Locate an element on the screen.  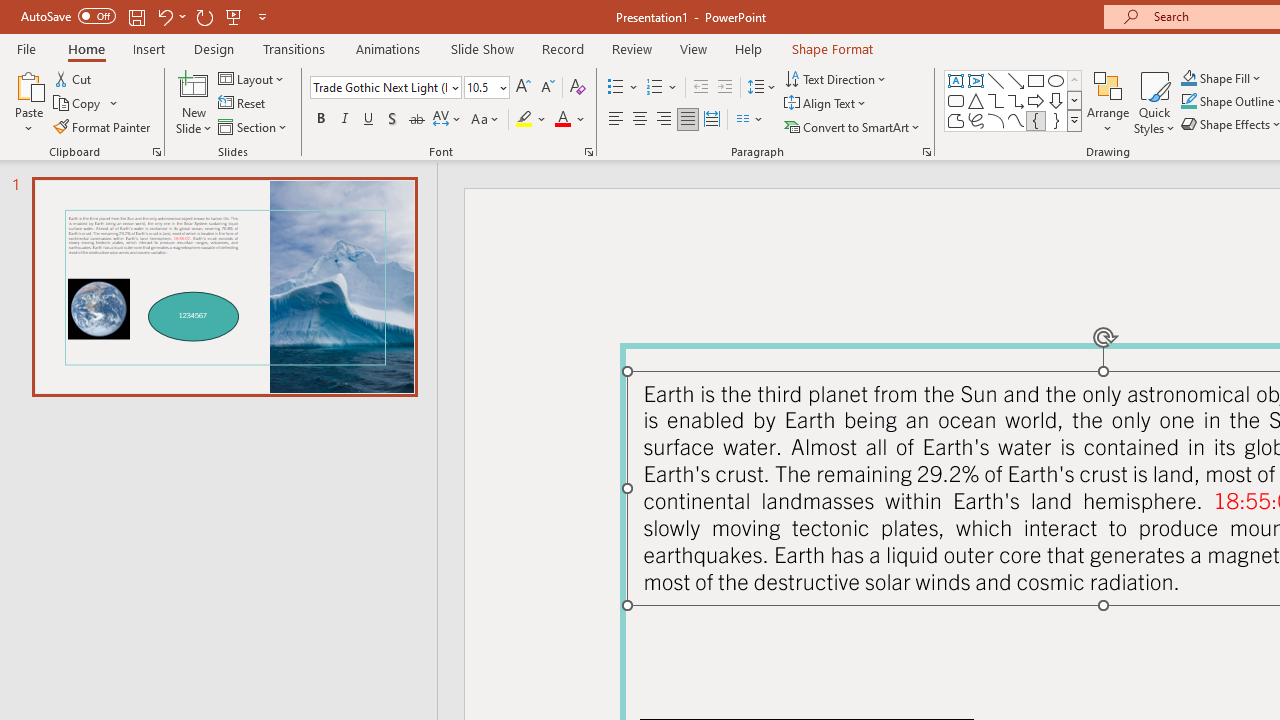
'AutomationID: ShapesInsertGallery' is located at coordinates (1014, 100).